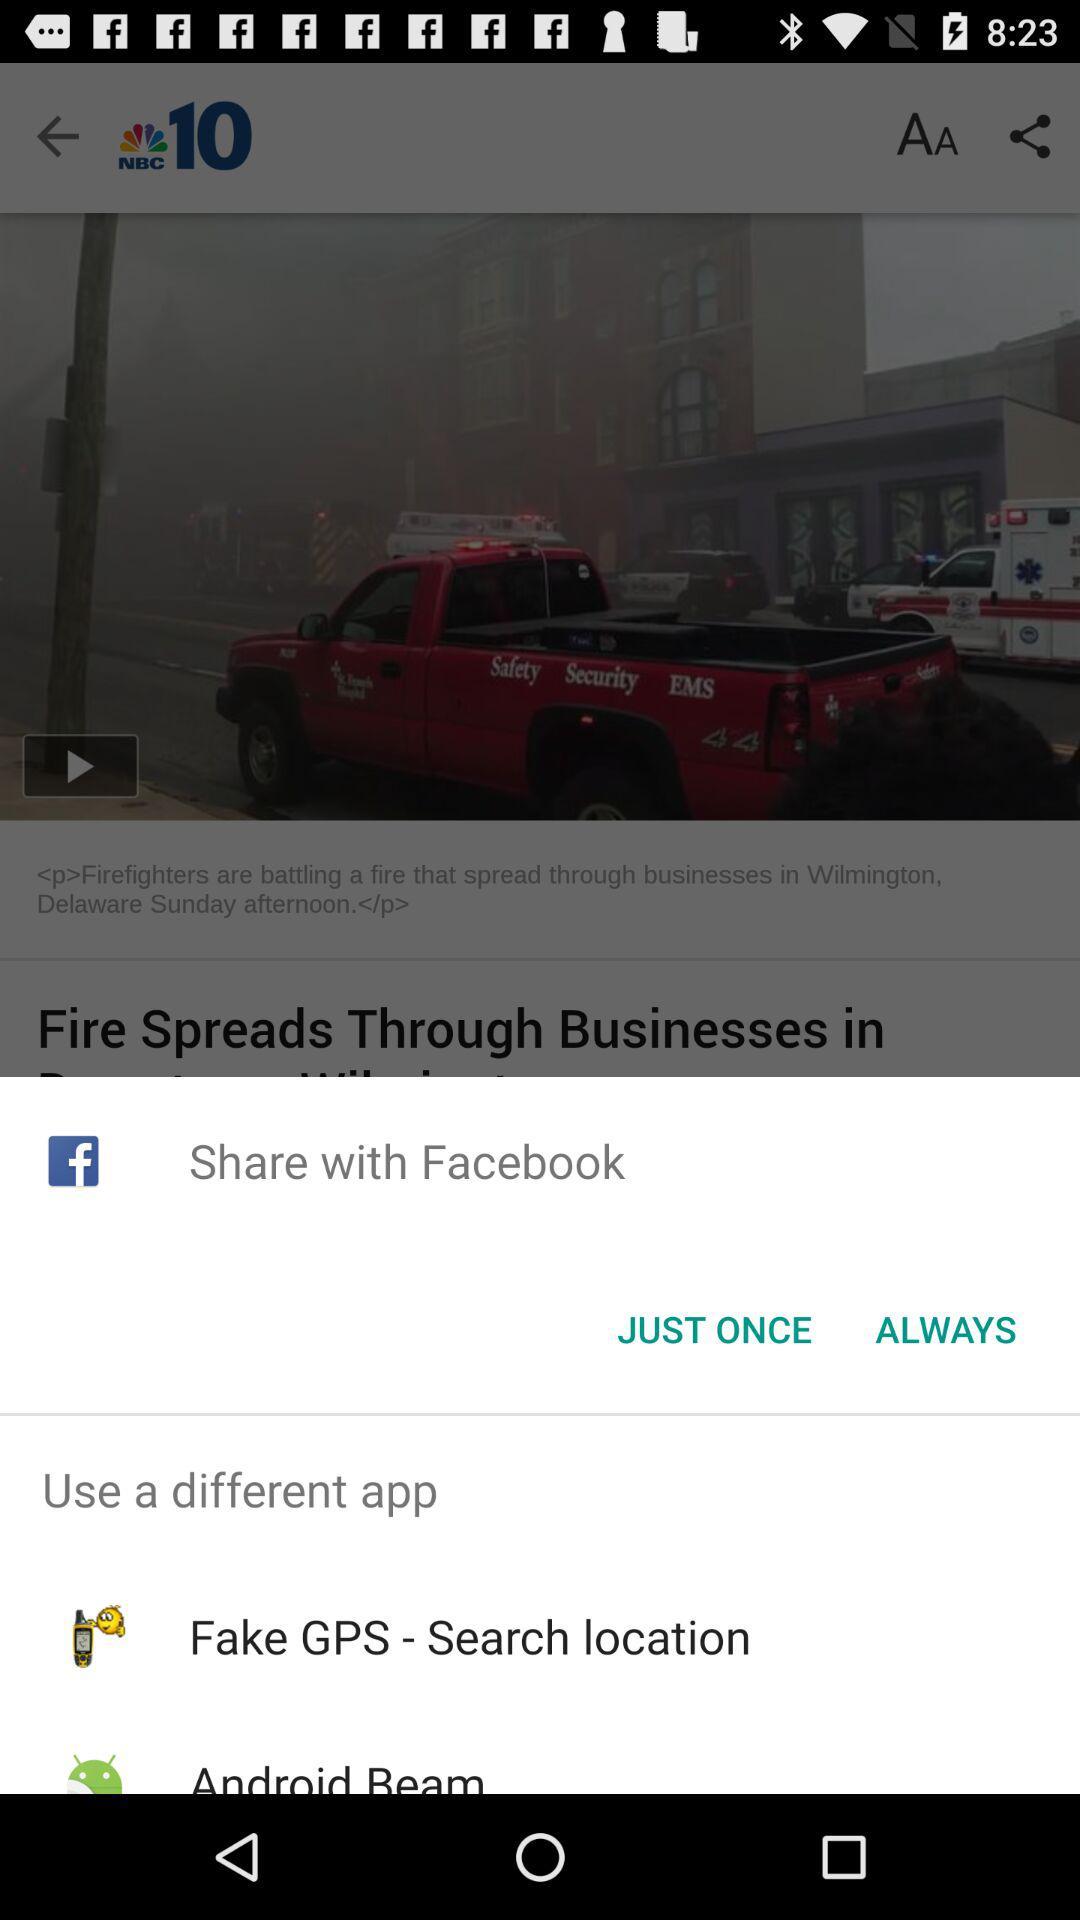 Image resolution: width=1080 pixels, height=1920 pixels. I want to click on android beam item, so click(336, 1772).